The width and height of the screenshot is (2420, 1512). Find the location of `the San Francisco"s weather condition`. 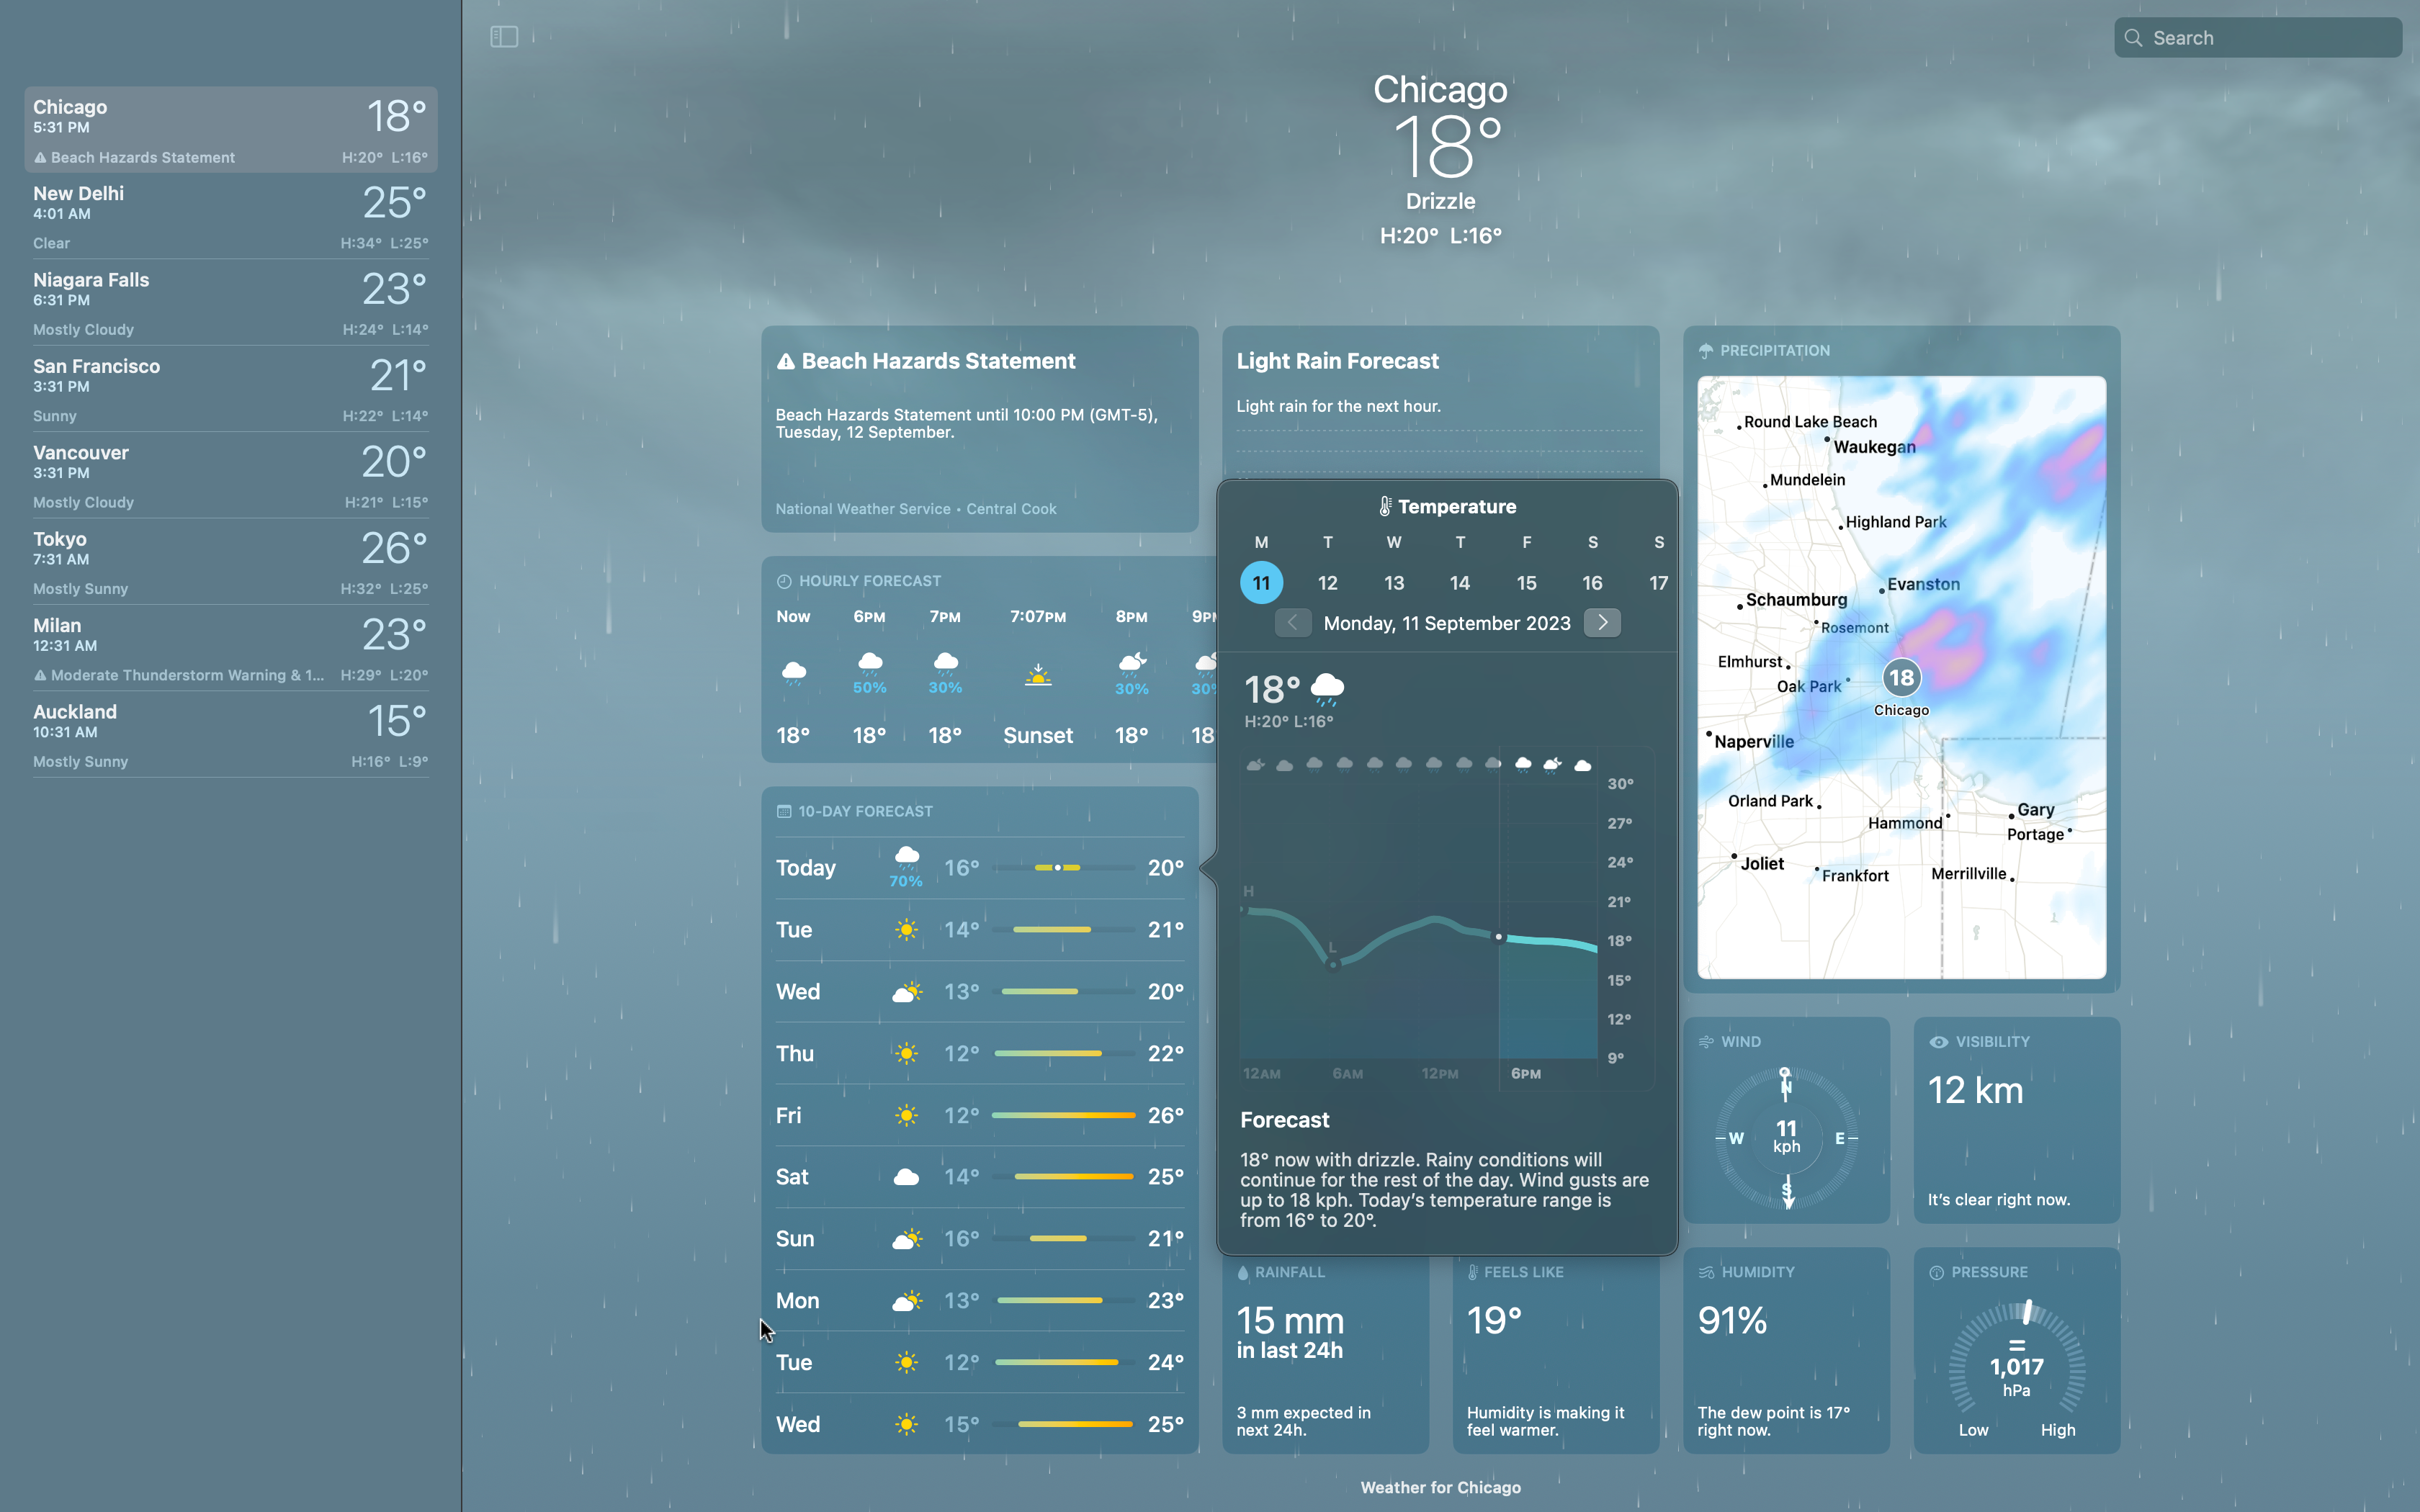

the San Francisco"s weather condition is located at coordinates (226, 382).